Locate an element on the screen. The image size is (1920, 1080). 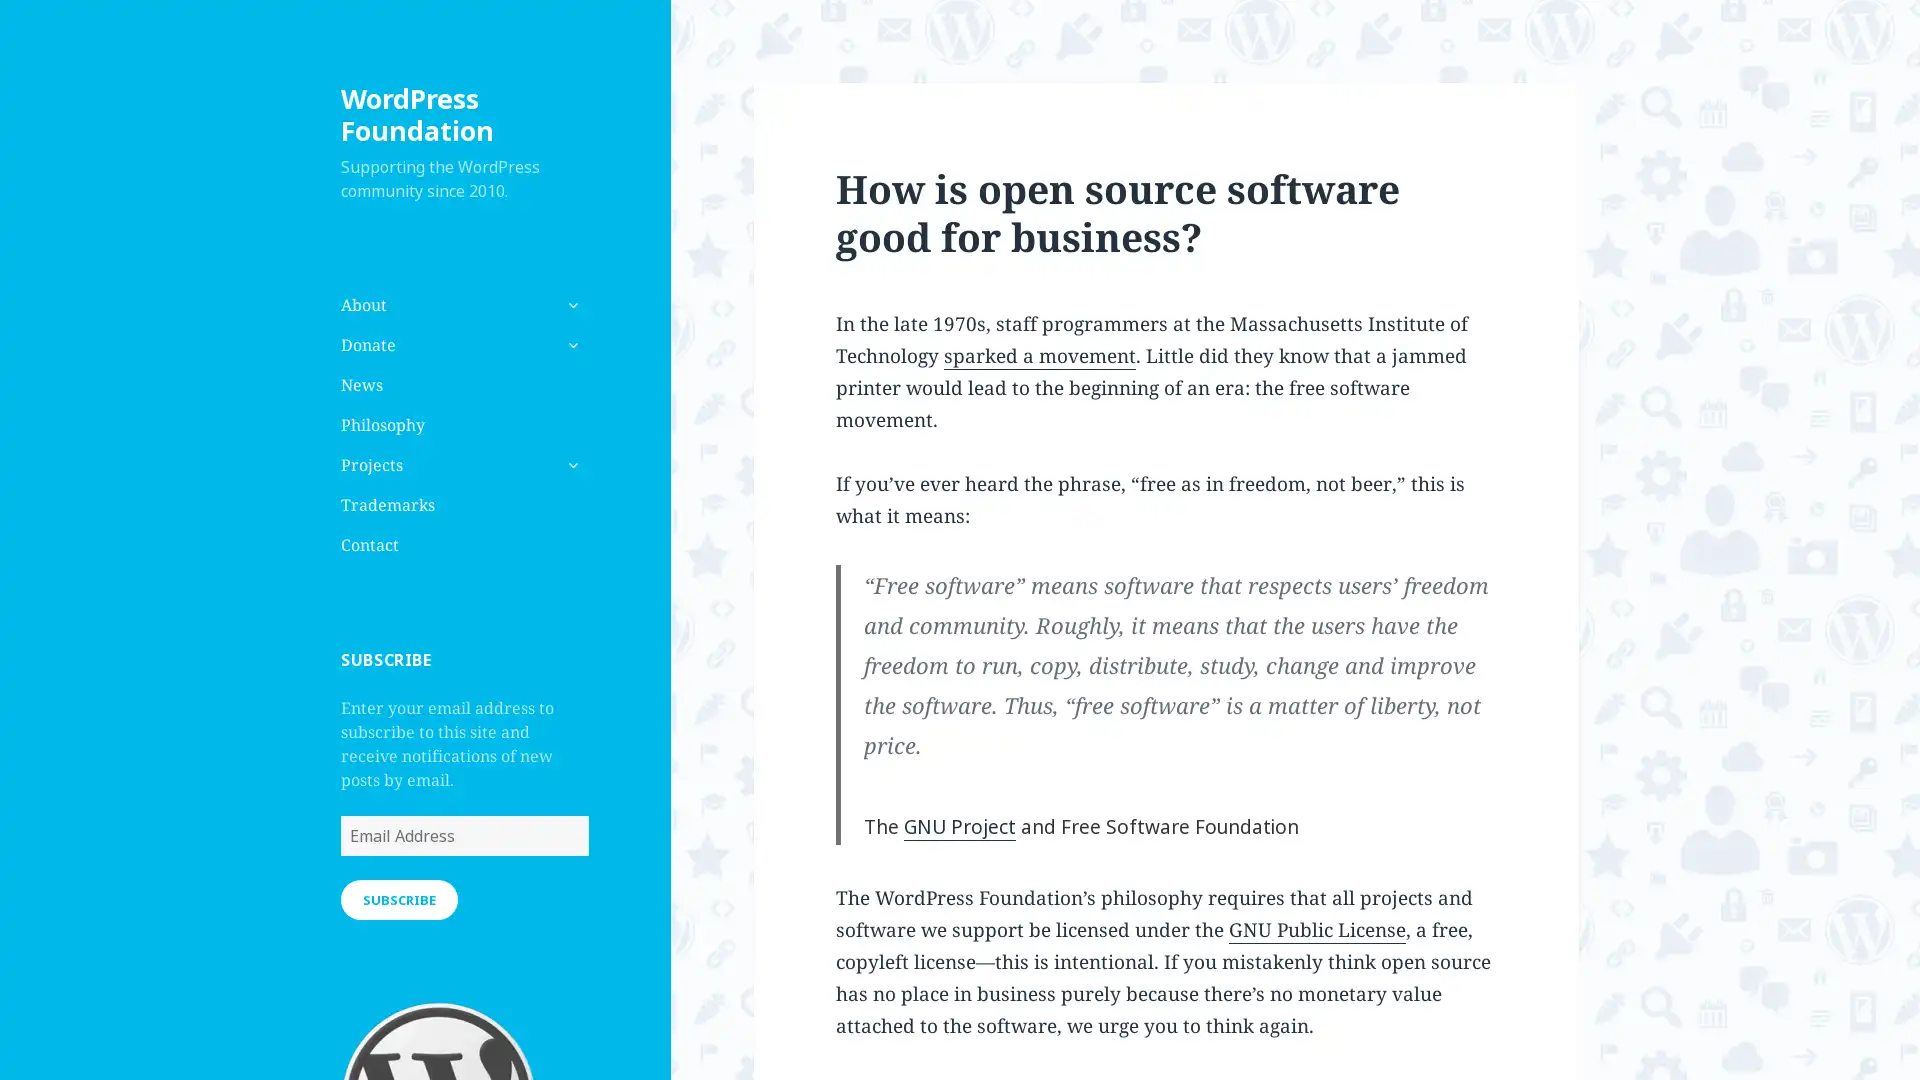
expand child menu is located at coordinates (570, 343).